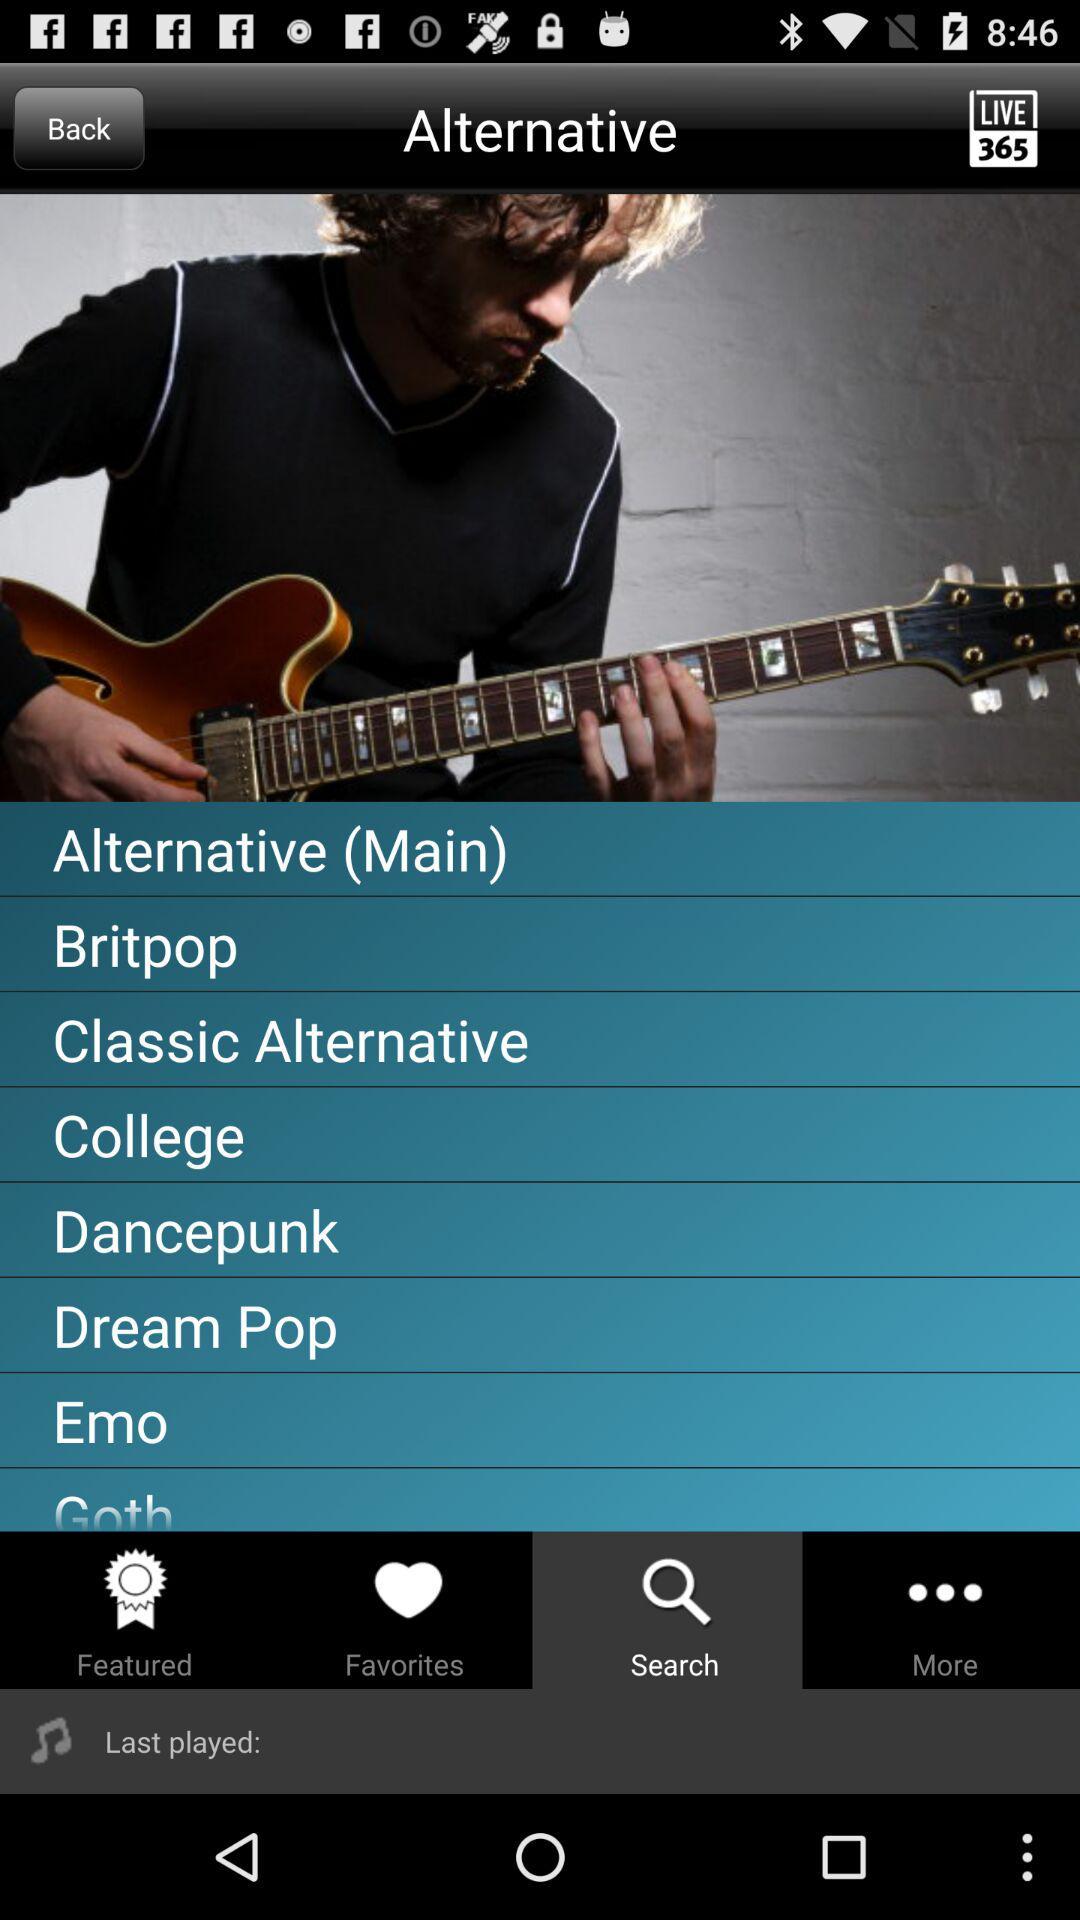 The width and height of the screenshot is (1080, 1920). I want to click on logo image, so click(540, 498).